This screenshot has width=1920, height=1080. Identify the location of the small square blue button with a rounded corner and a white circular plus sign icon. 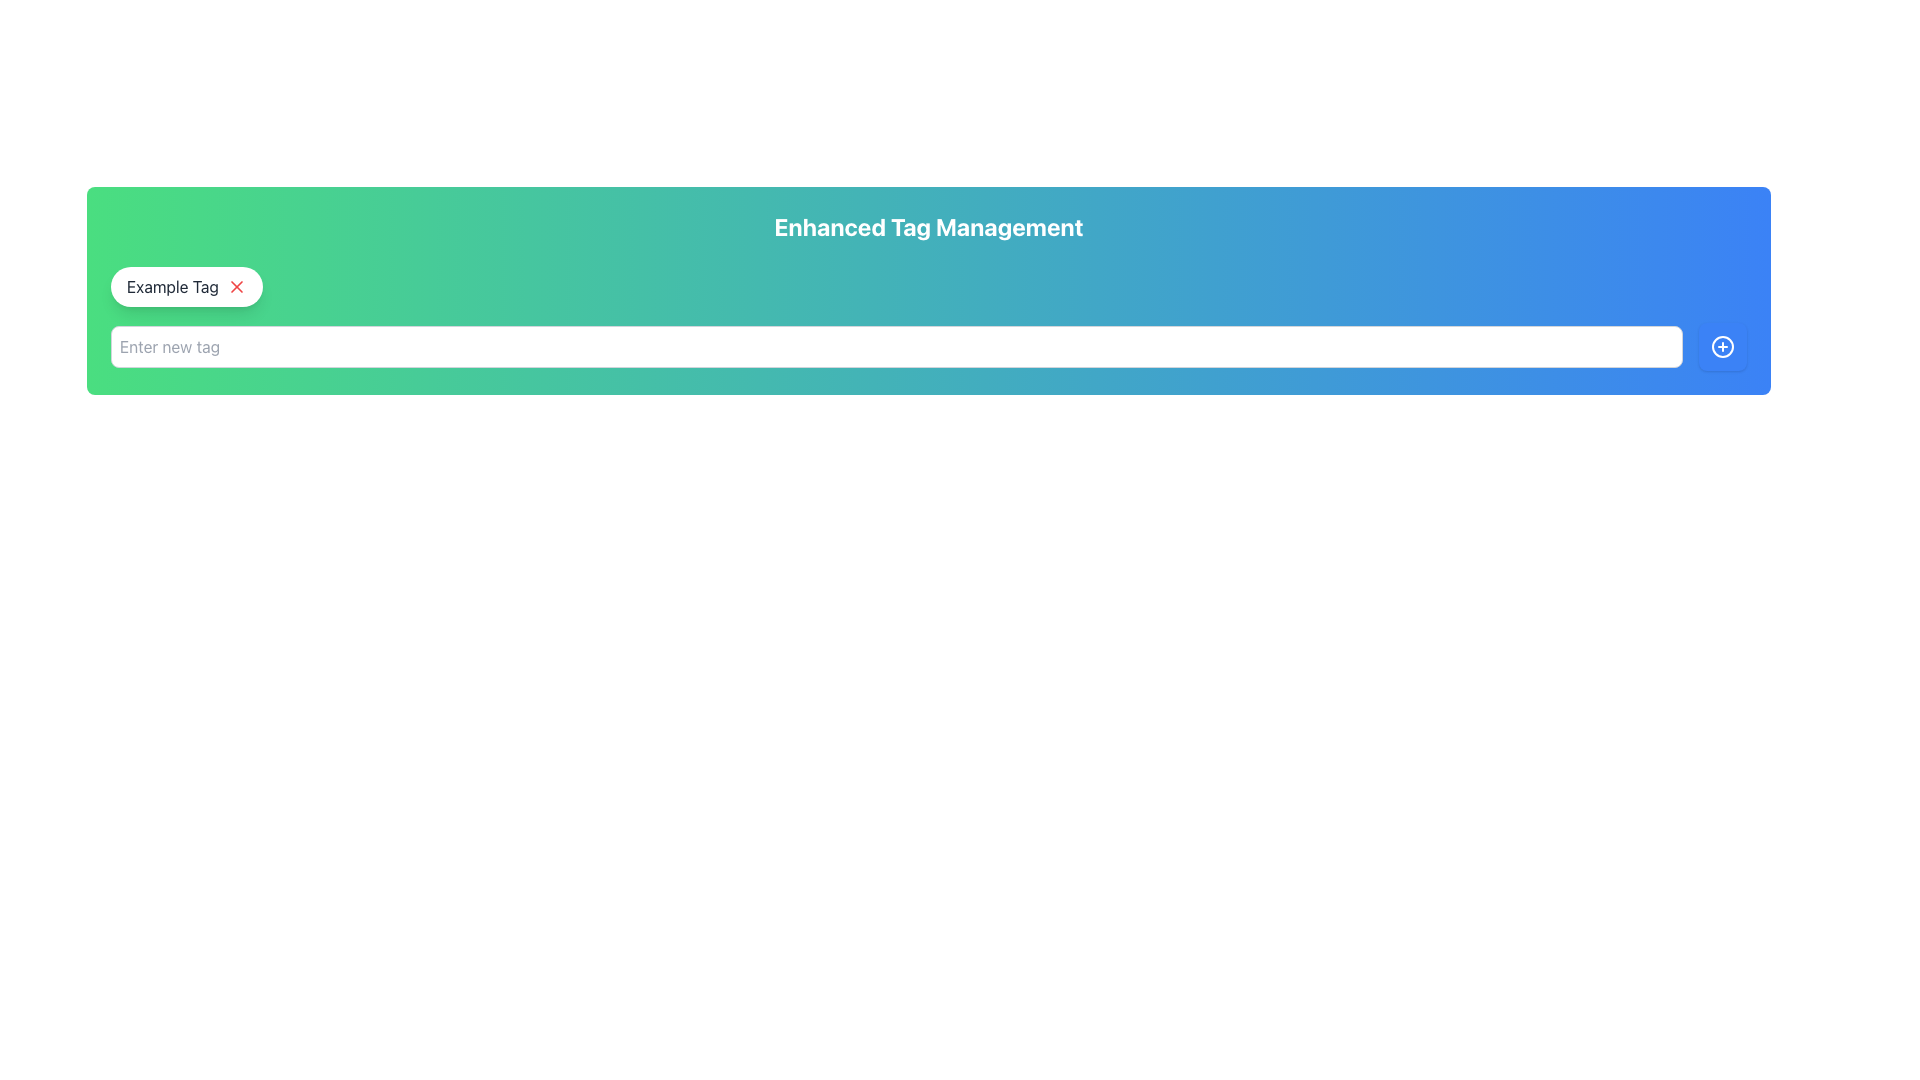
(1722, 346).